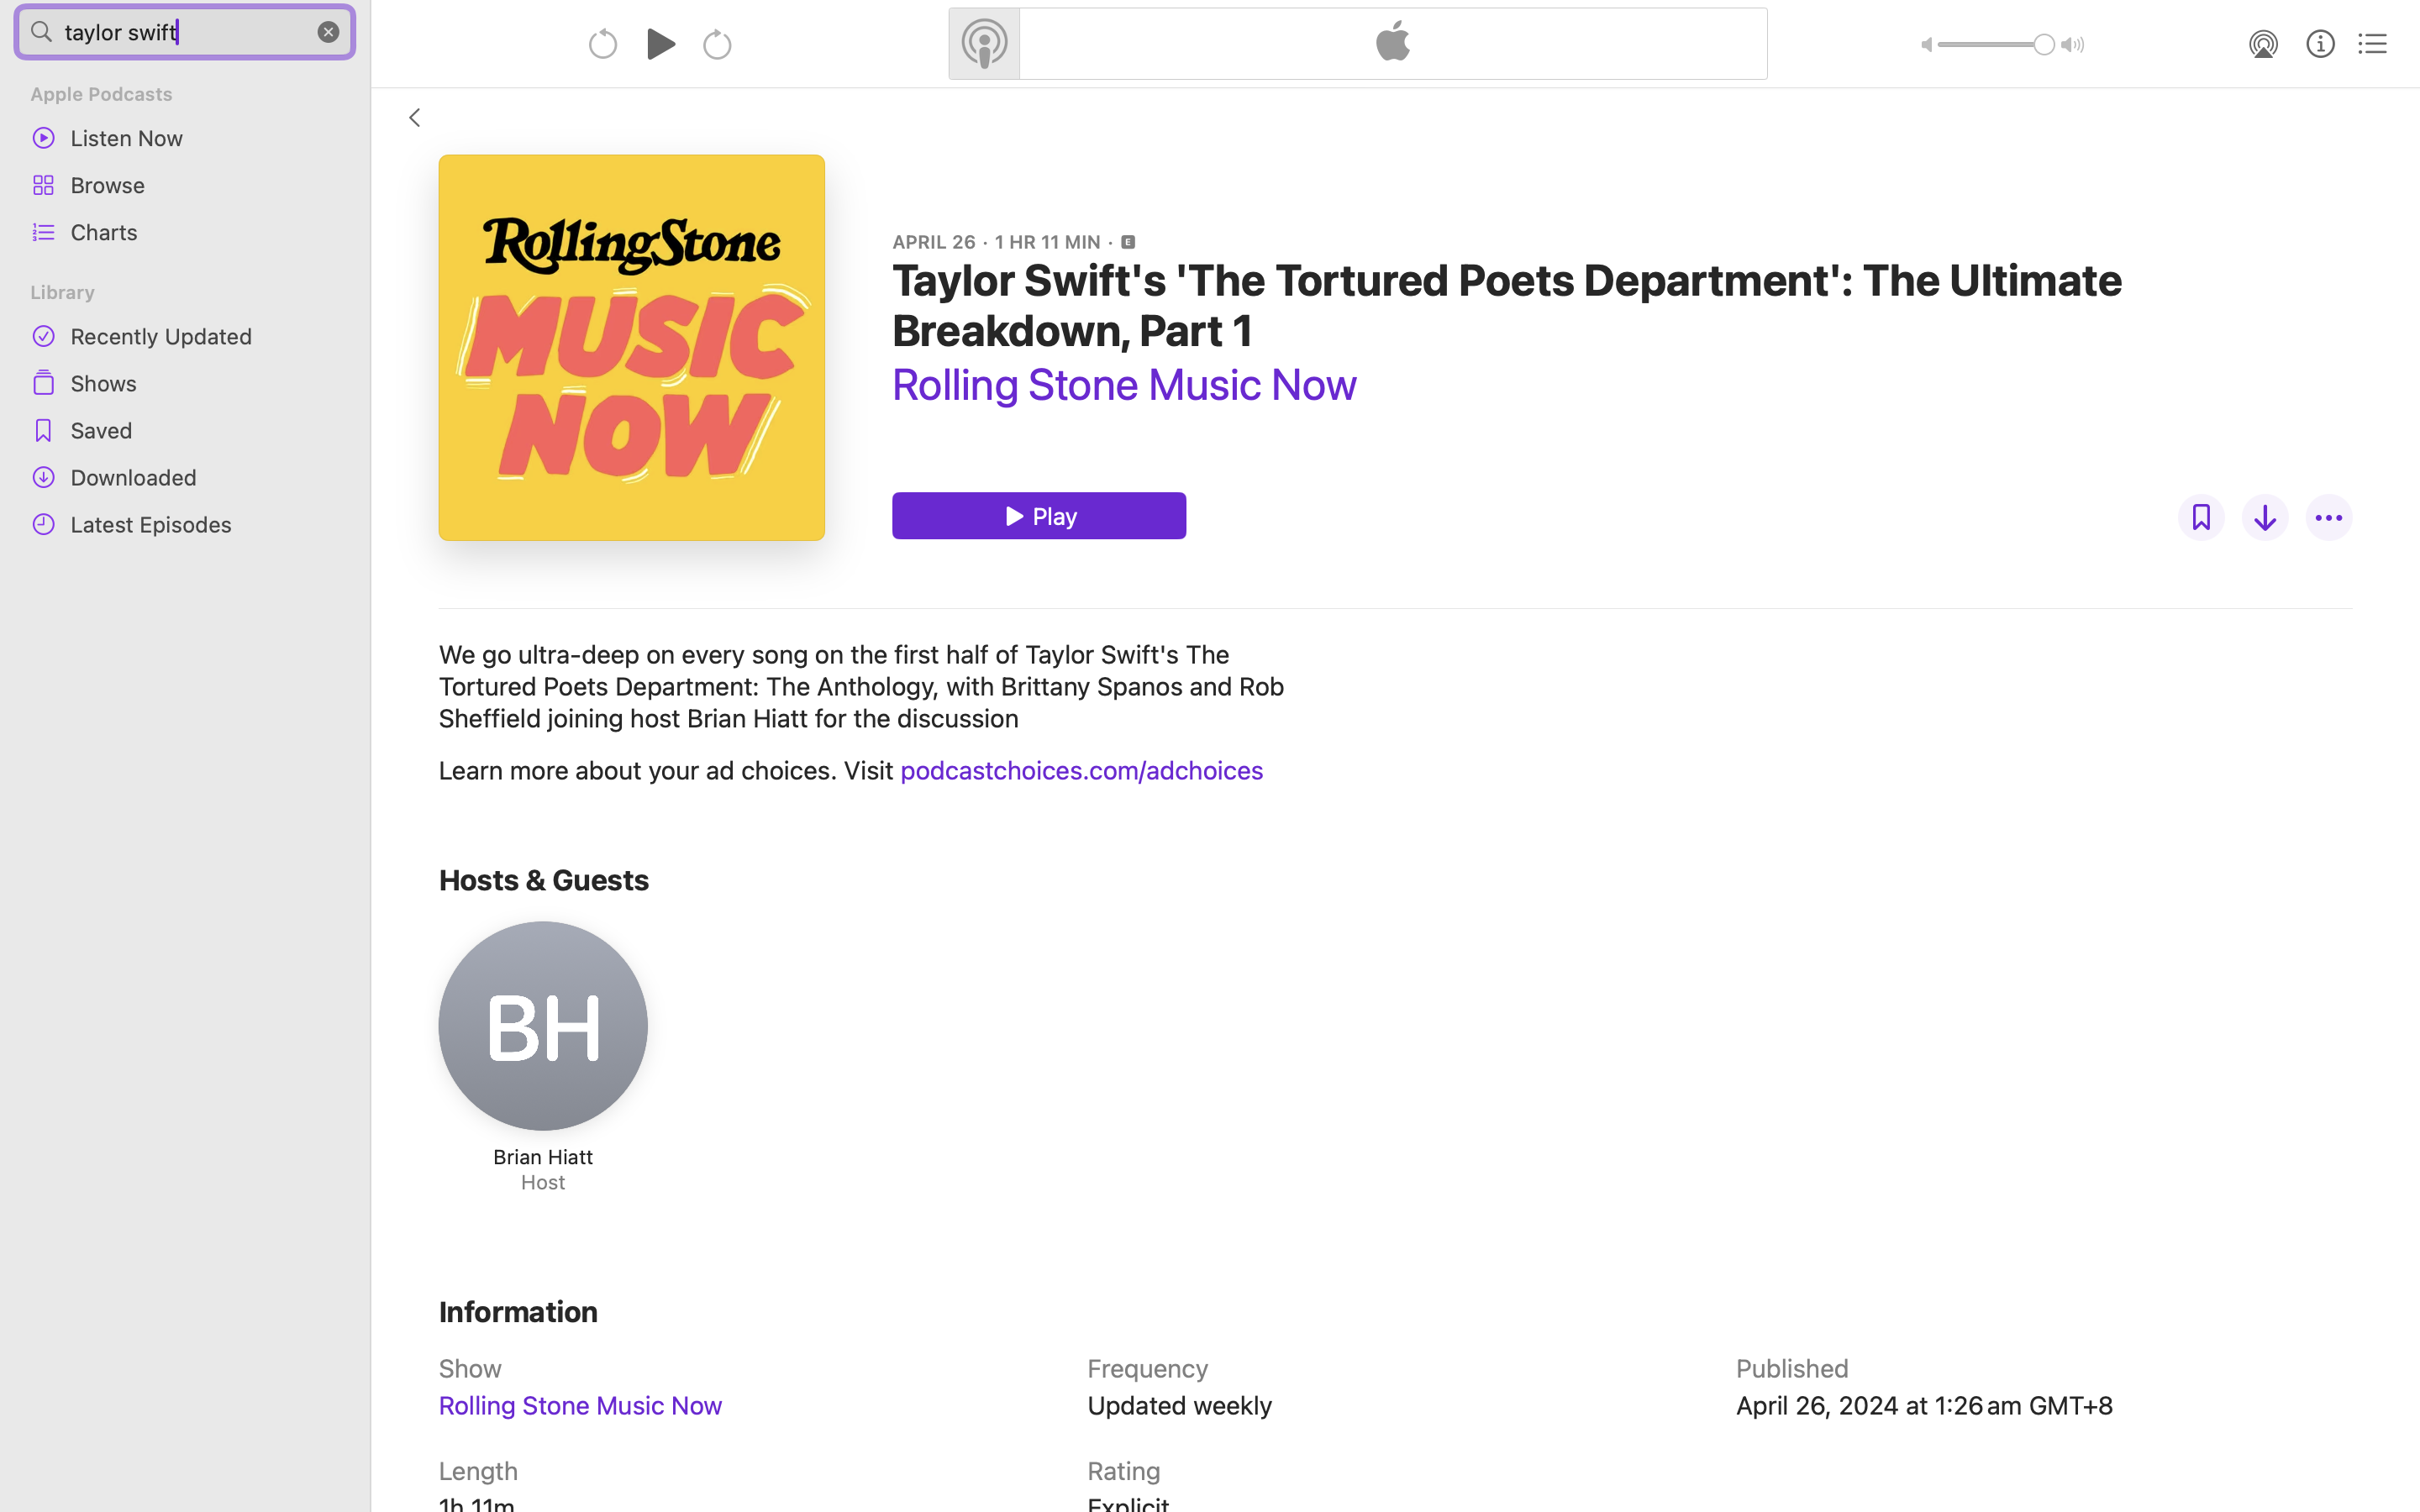  I want to click on '1.0', so click(1996, 44).